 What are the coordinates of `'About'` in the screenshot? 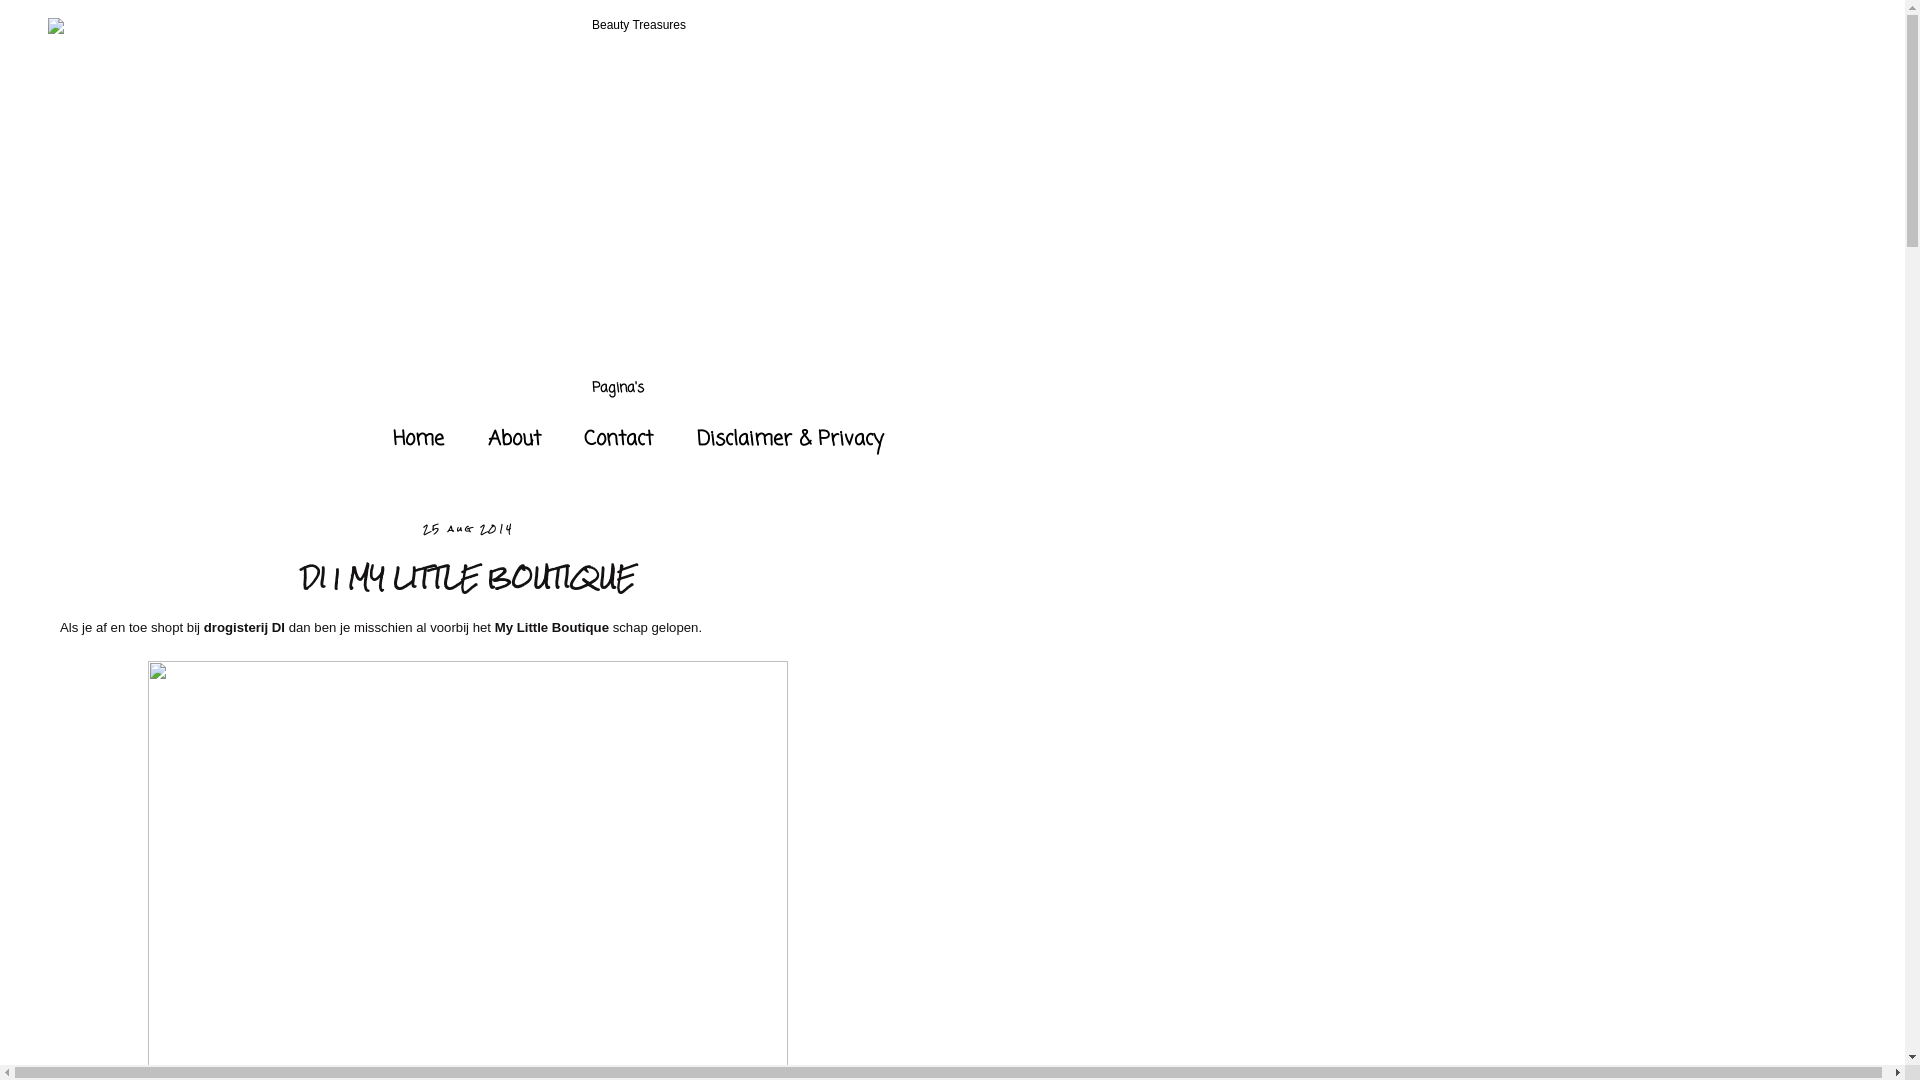 It's located at (466, 438).